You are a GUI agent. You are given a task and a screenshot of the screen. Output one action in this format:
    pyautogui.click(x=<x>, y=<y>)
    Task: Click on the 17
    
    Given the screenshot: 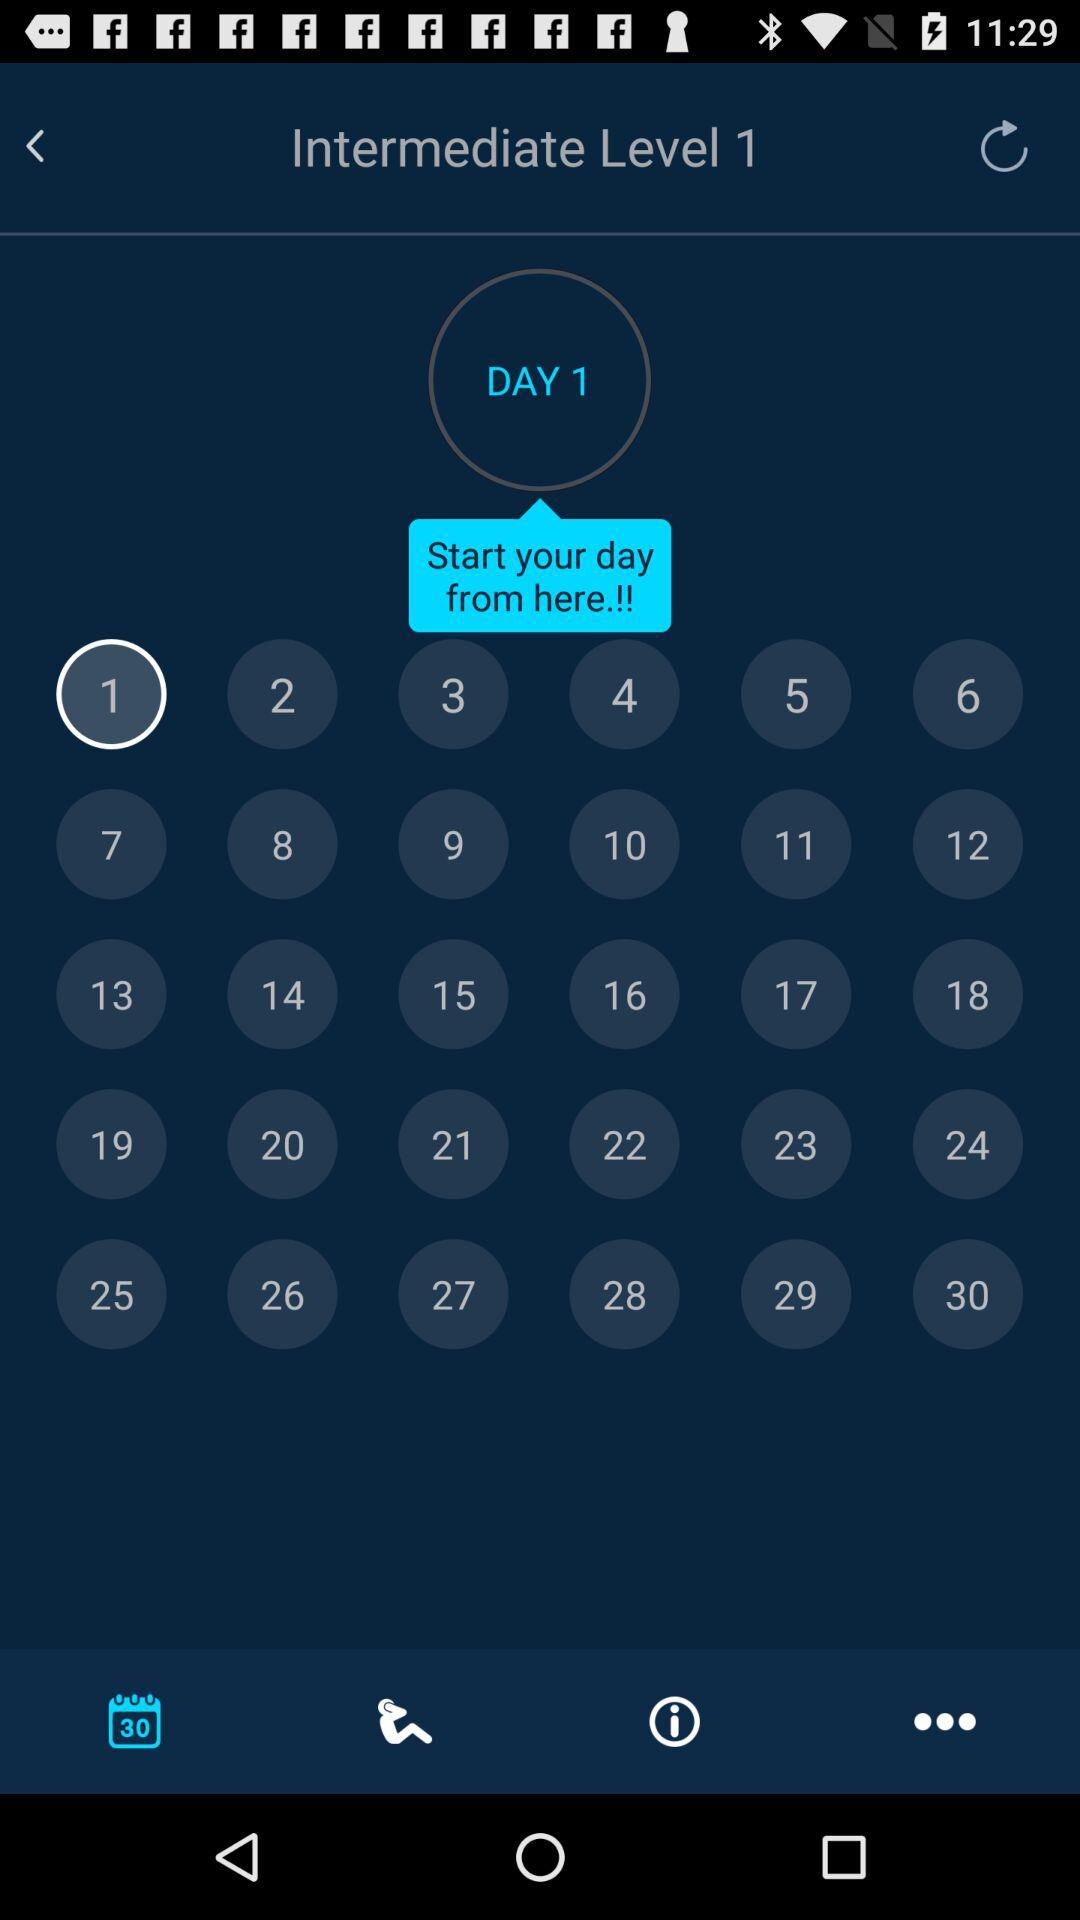 What is the action you would take?
    pyautogui.click(x=795, y=994)
    